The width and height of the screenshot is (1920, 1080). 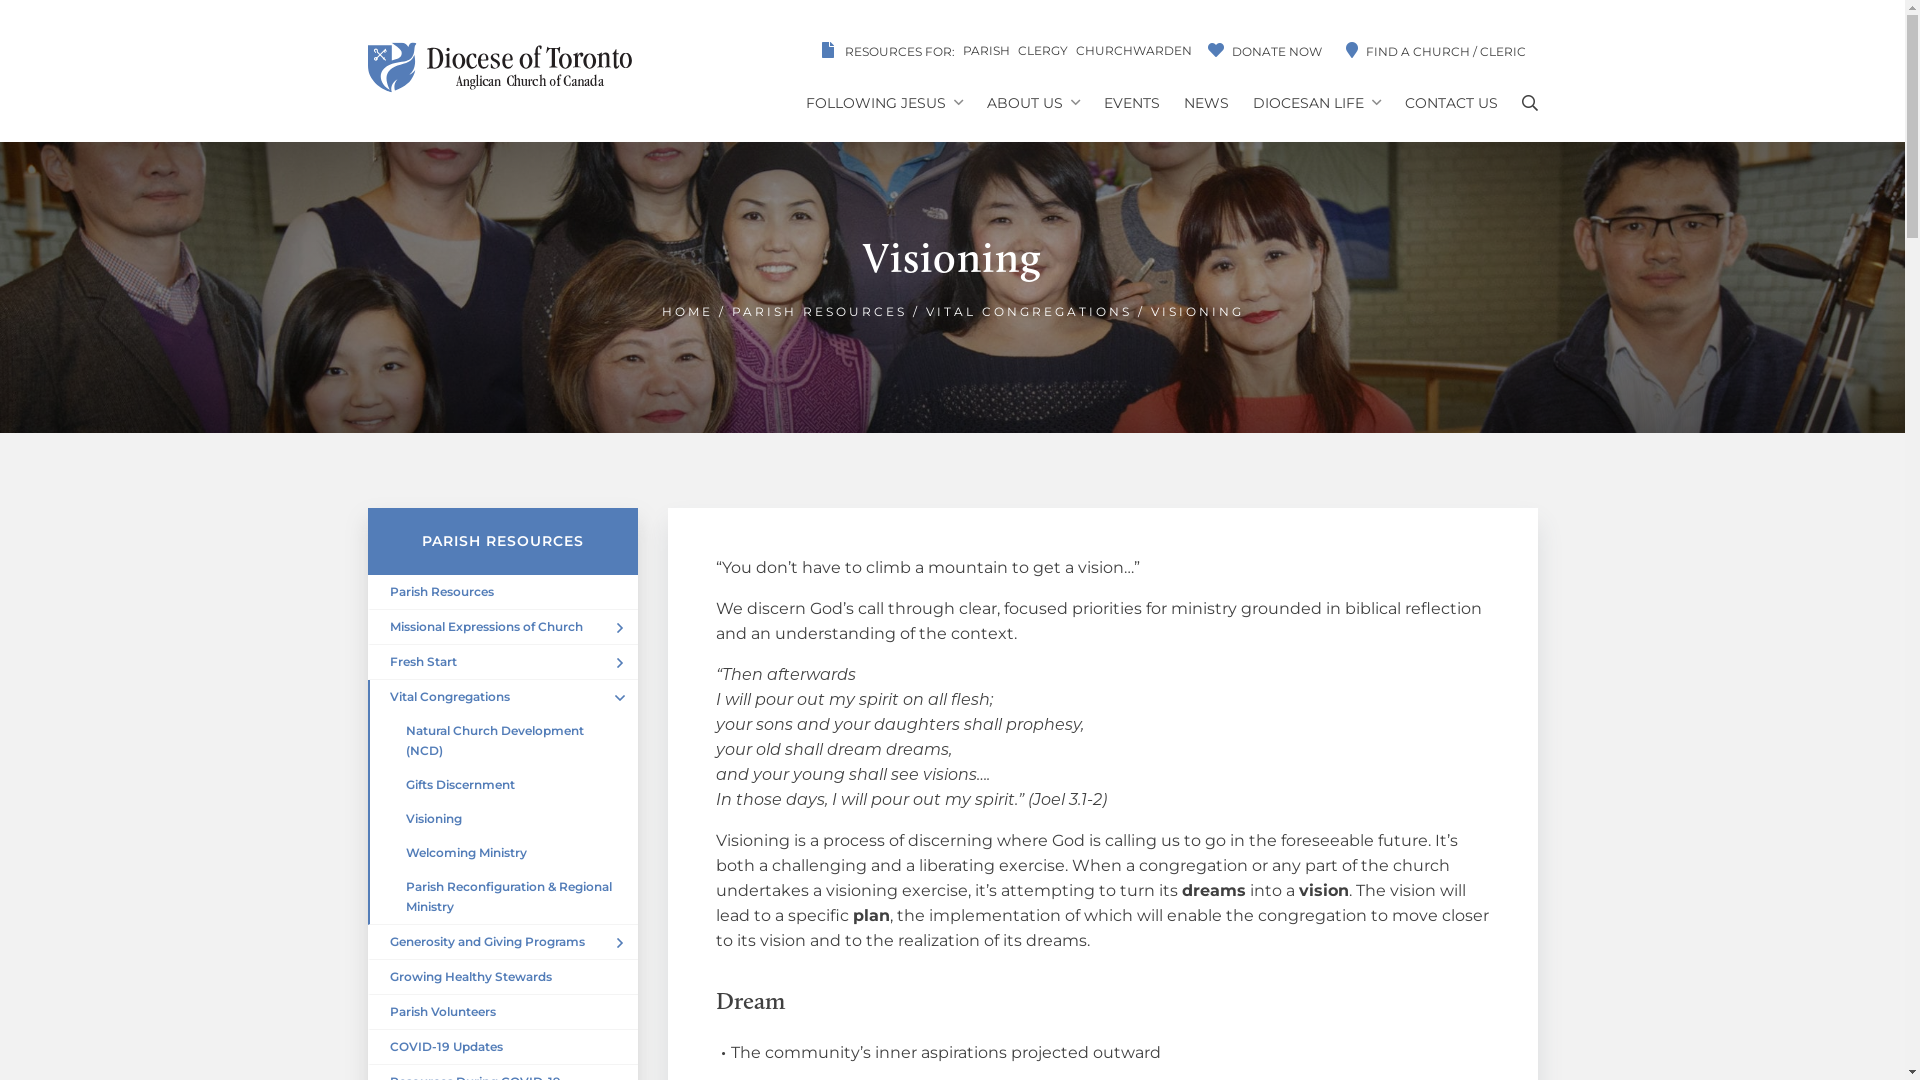 What do you see at coordinates (883, 103) in the screenshot?
I see `'FOLLOWING JESUS'` at bounding box center [883, 103].